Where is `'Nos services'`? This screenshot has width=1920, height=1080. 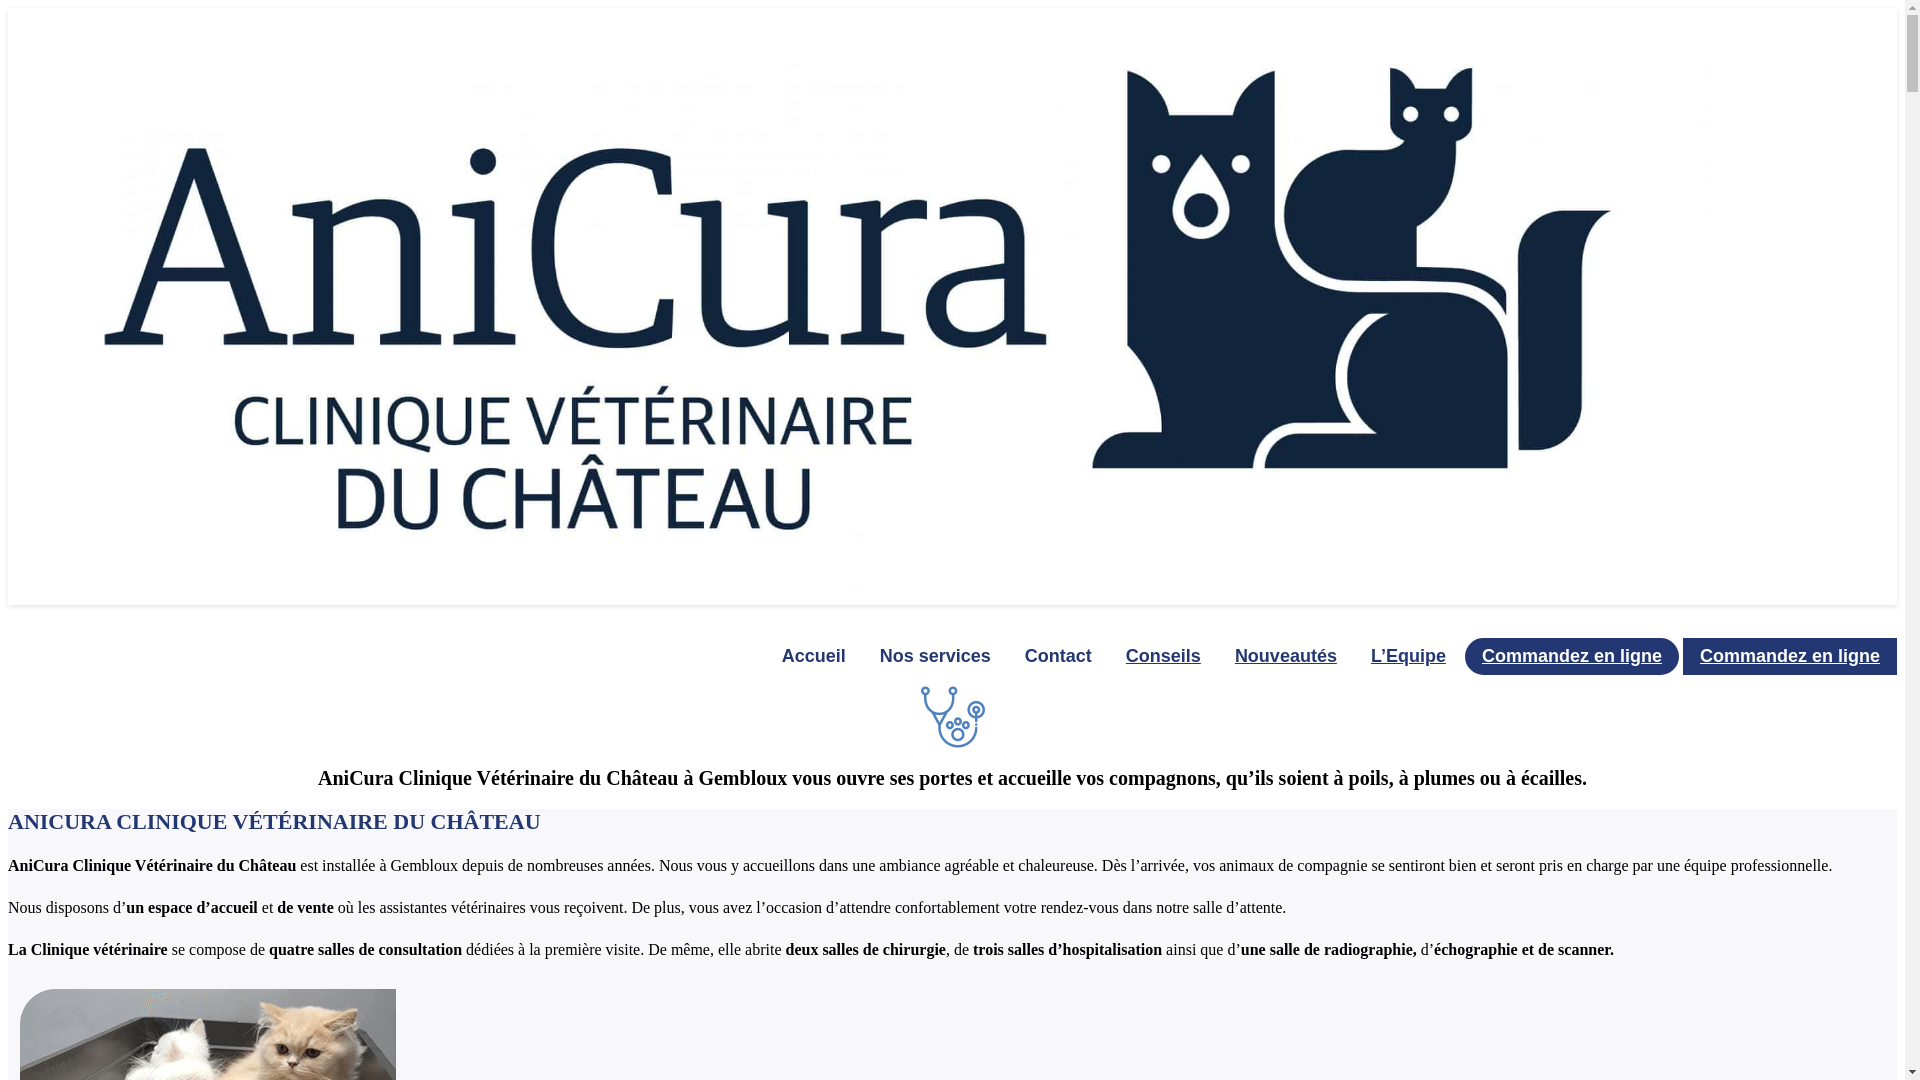
'Nos services' is located at coordinates (934, 656).